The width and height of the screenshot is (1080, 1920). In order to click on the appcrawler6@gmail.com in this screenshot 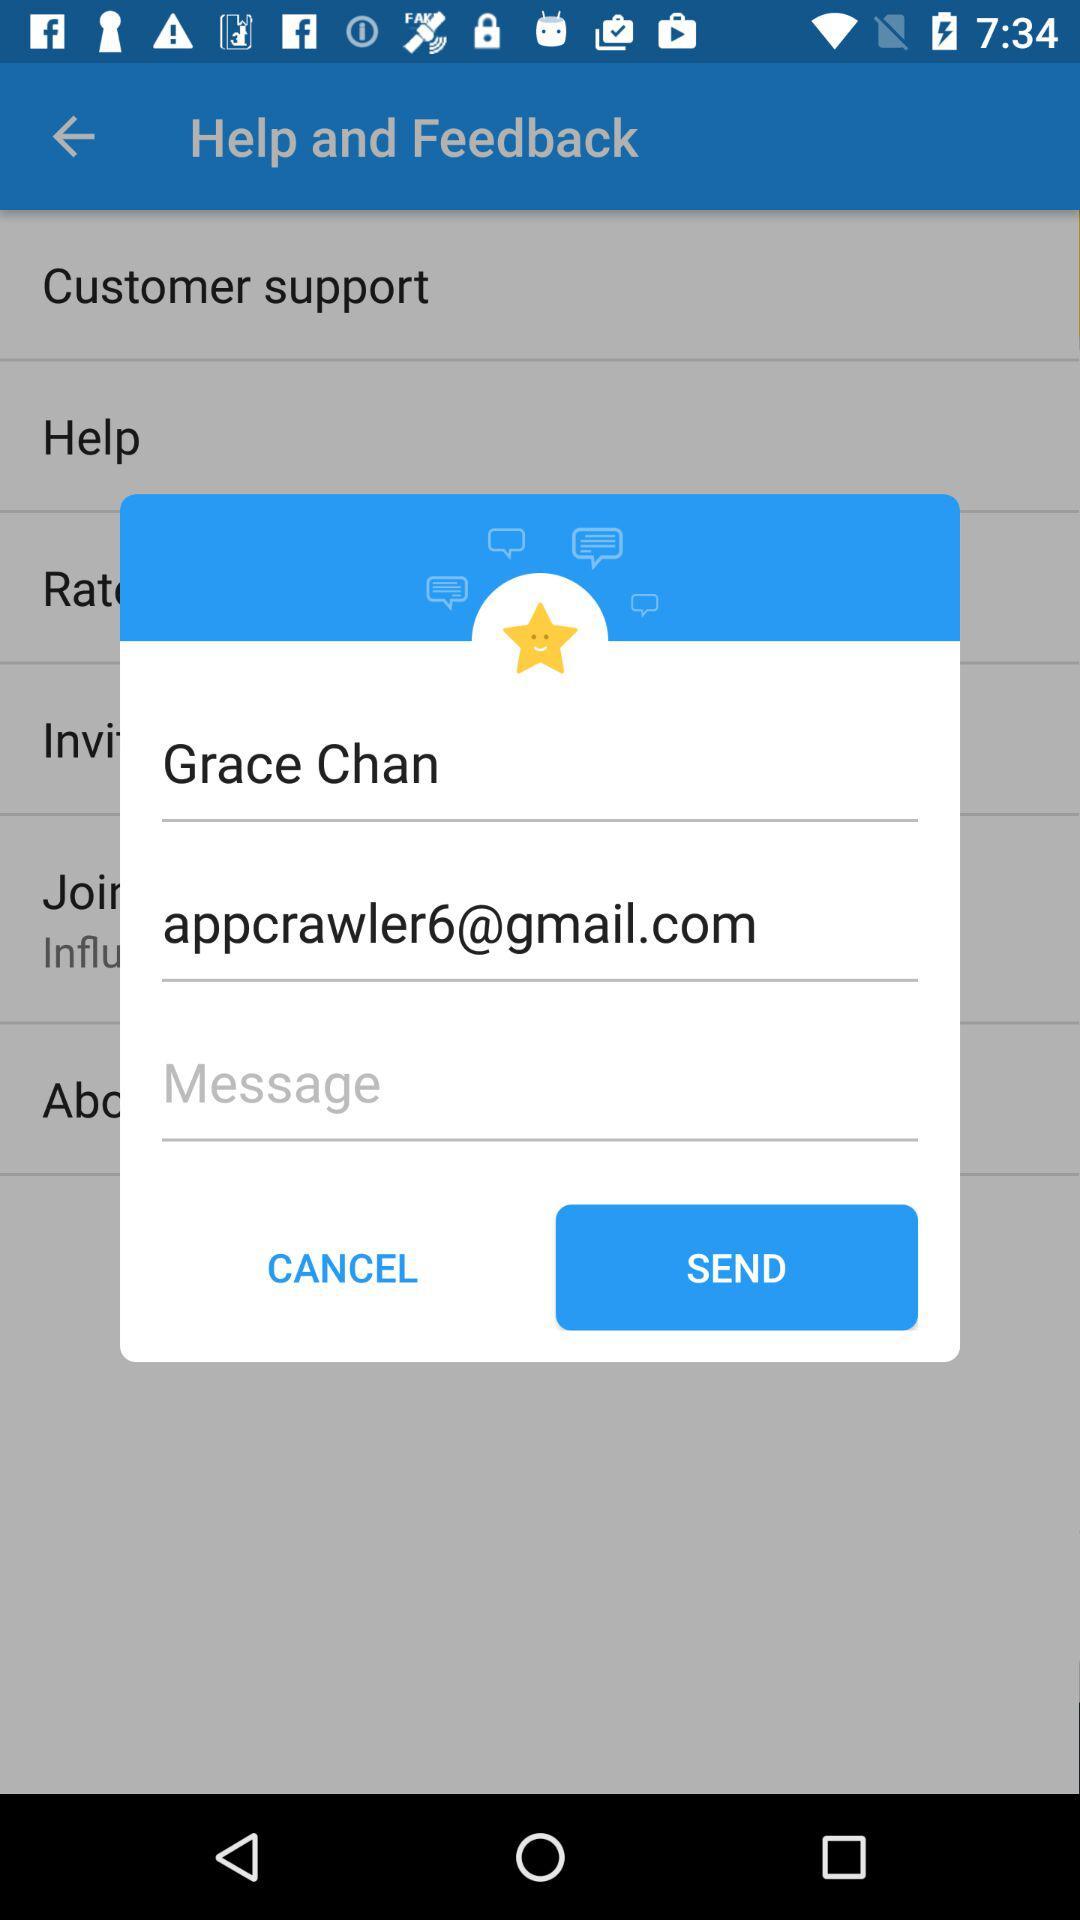, I will do `click(540, 888)`.